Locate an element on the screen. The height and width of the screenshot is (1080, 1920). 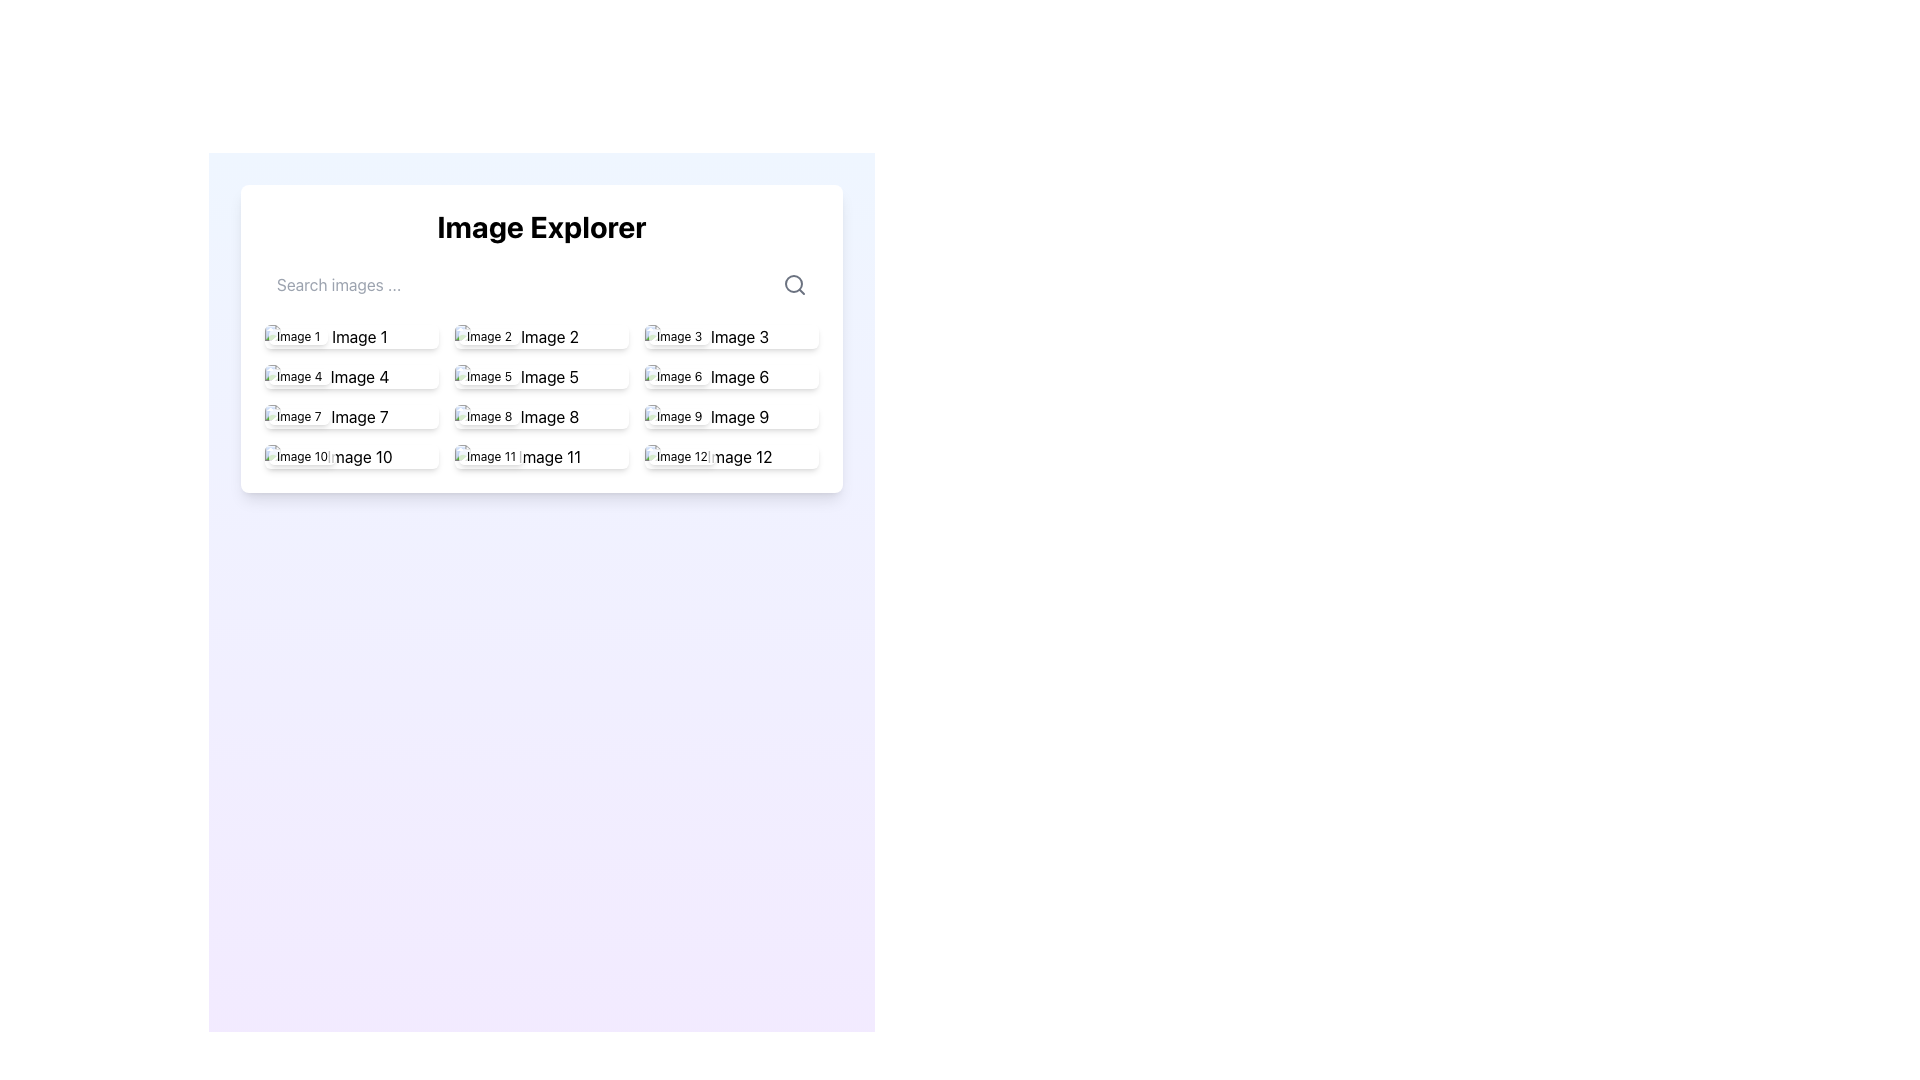
the search functionality icon located at the top-right corner of the search bar component, which provides a visual indication of the search functionality is located at coordinates (794, 285).